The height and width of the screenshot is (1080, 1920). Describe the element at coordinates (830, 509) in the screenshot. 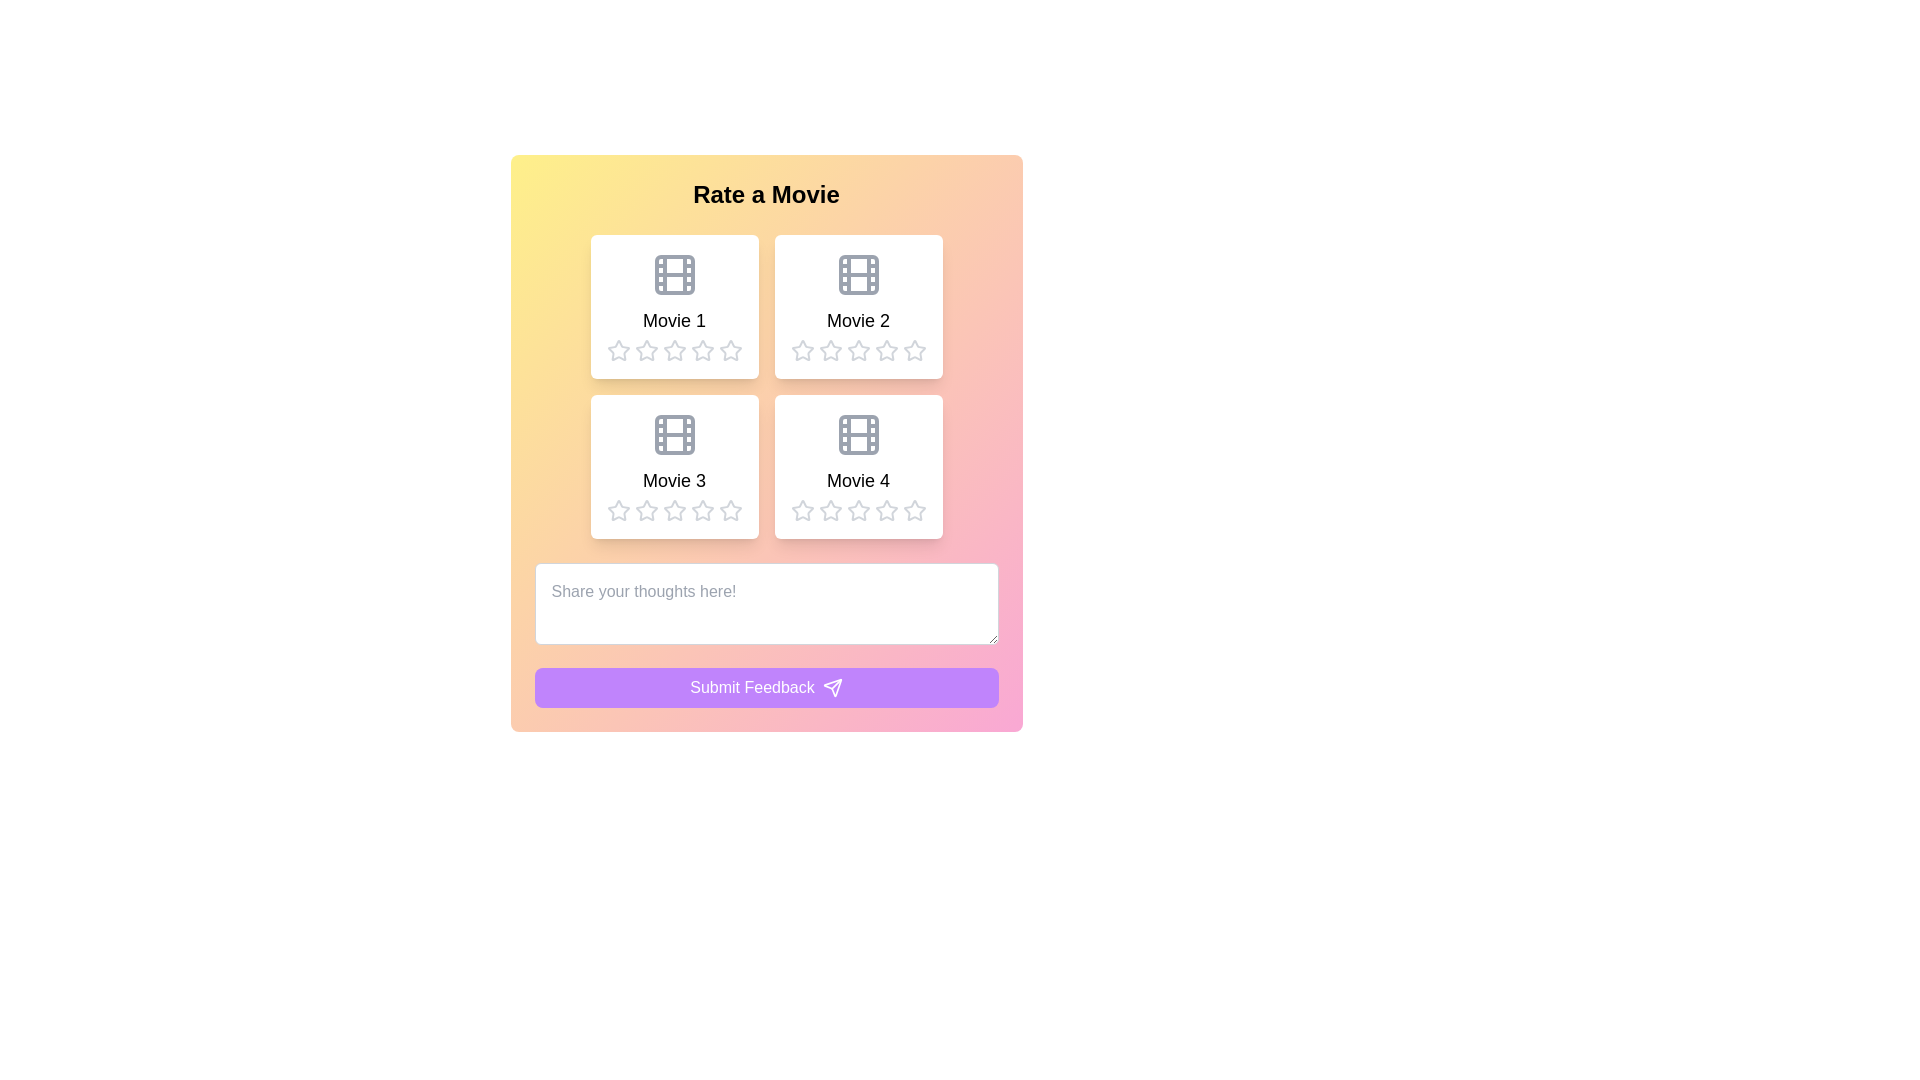

I see `the first star-shaped icon in the five-star rating system located under the 'Movie 4' label for keyboard interaction` at that location.